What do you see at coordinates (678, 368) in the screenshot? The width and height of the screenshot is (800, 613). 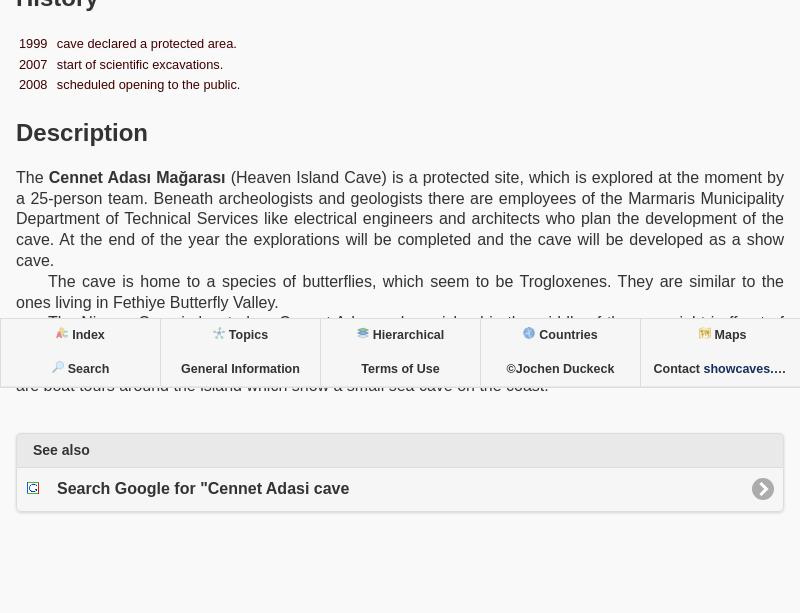 I see `'Contact'` at bounding box center [678, 368].